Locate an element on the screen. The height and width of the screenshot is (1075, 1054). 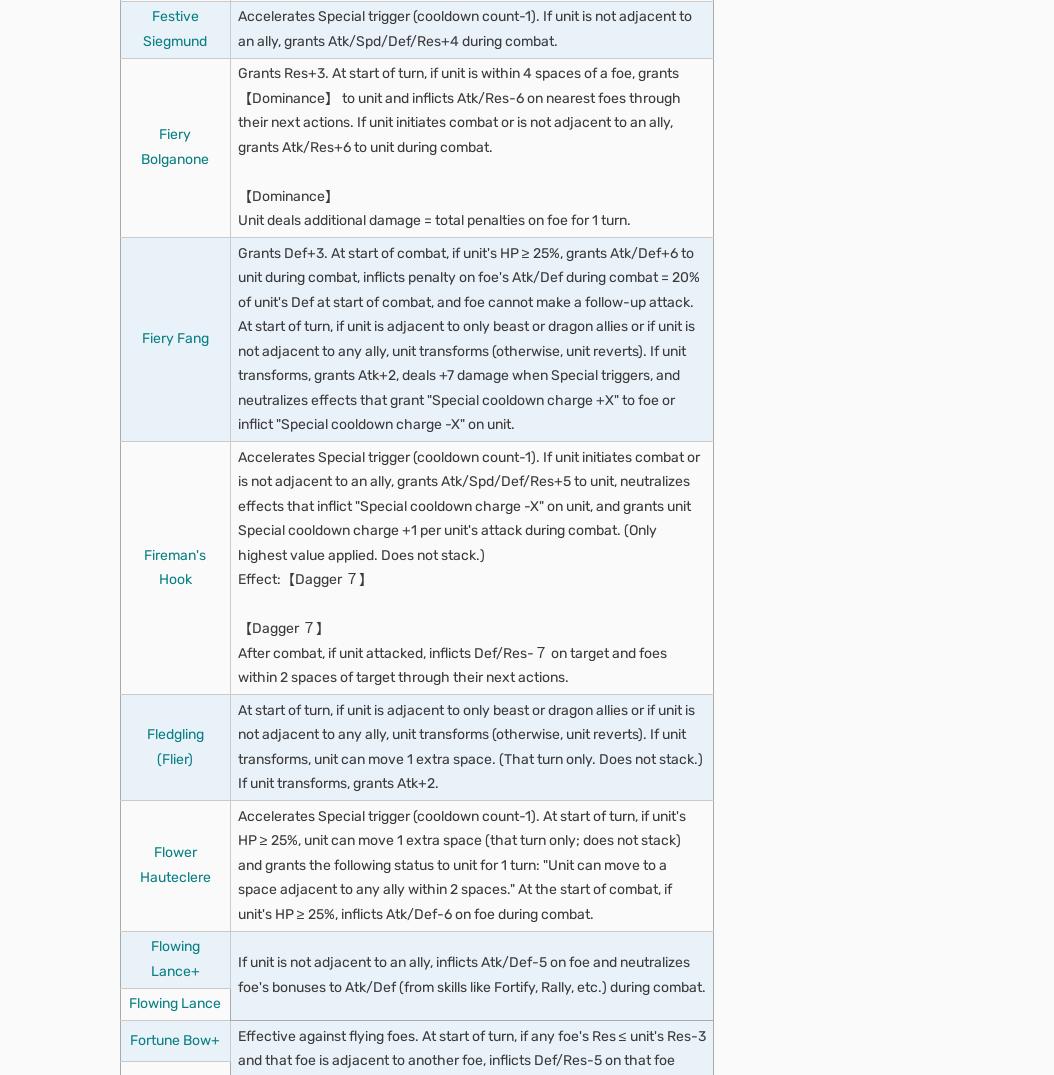
'Defensive terrain' is located at coordinates (265, 17).